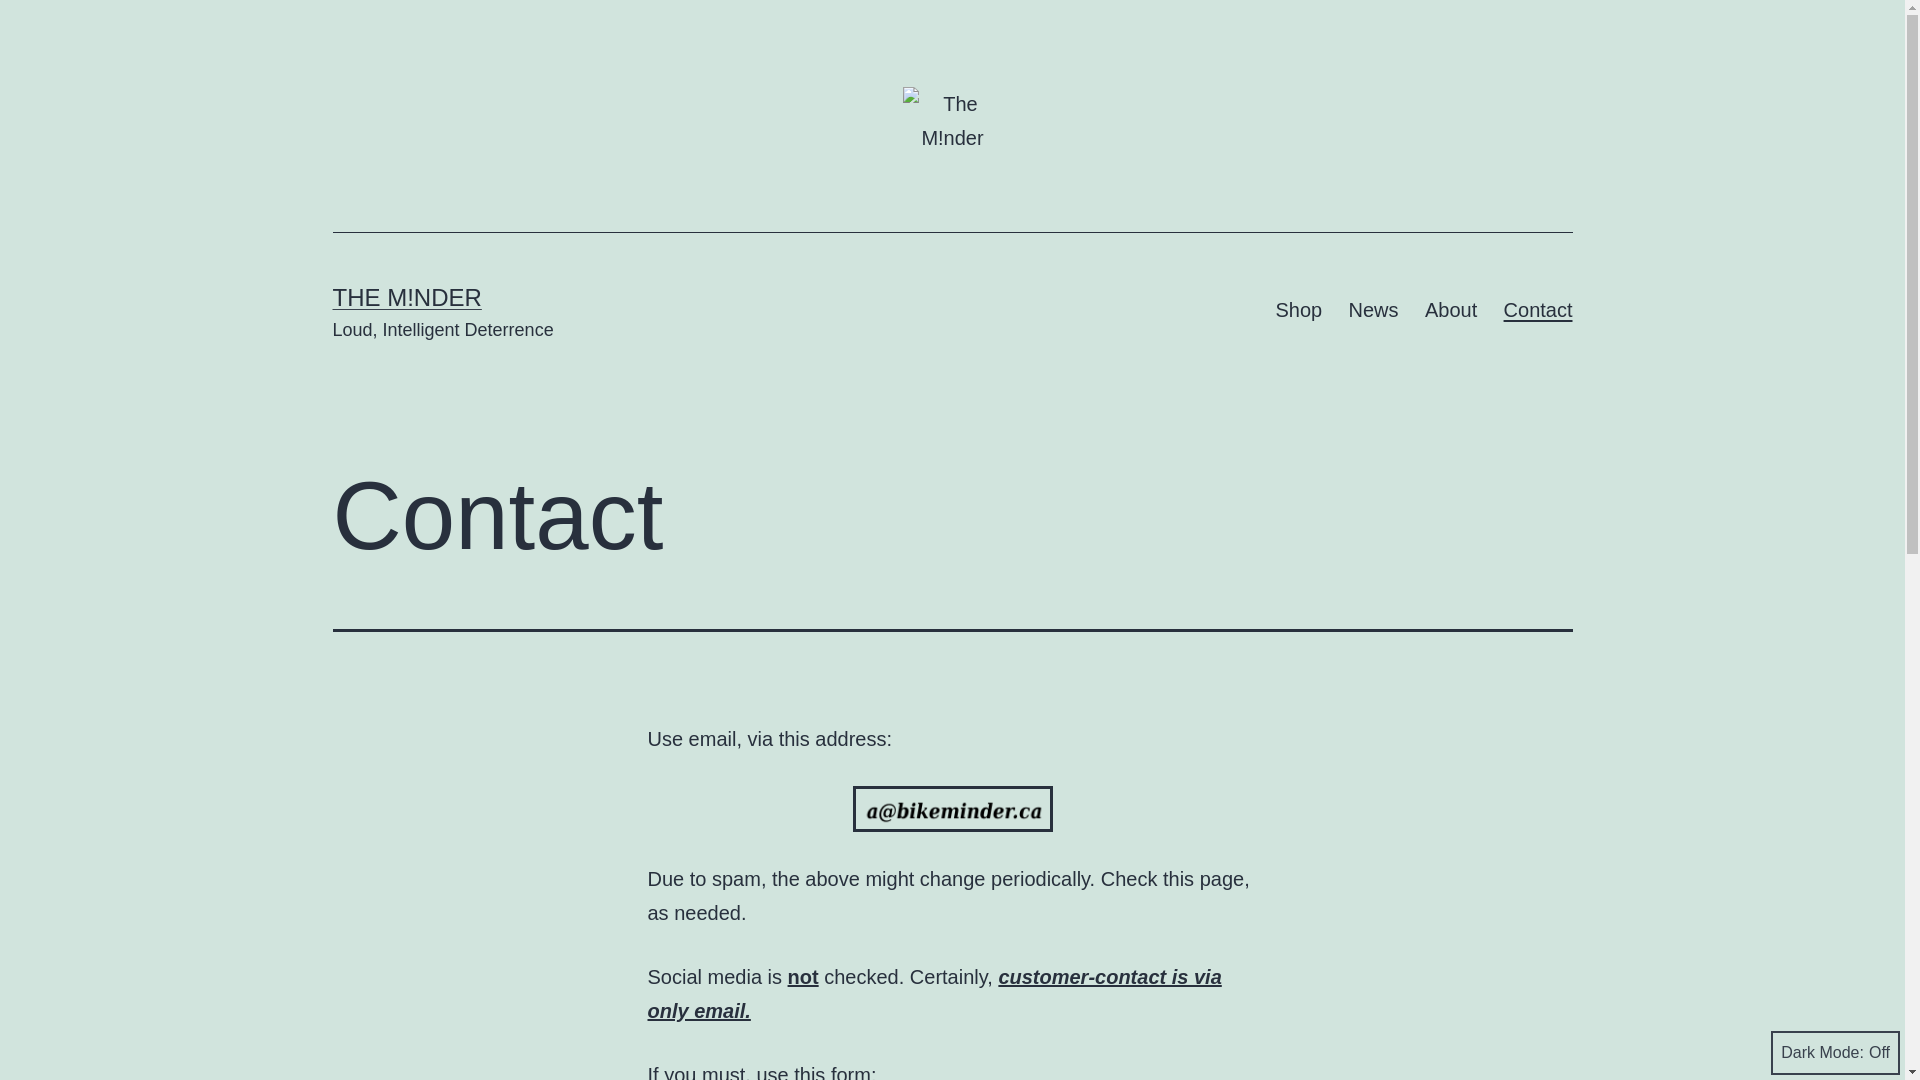  Describe the element at coordinates (1298, 310) in the screenshot. I see `'Shop'` at that location.